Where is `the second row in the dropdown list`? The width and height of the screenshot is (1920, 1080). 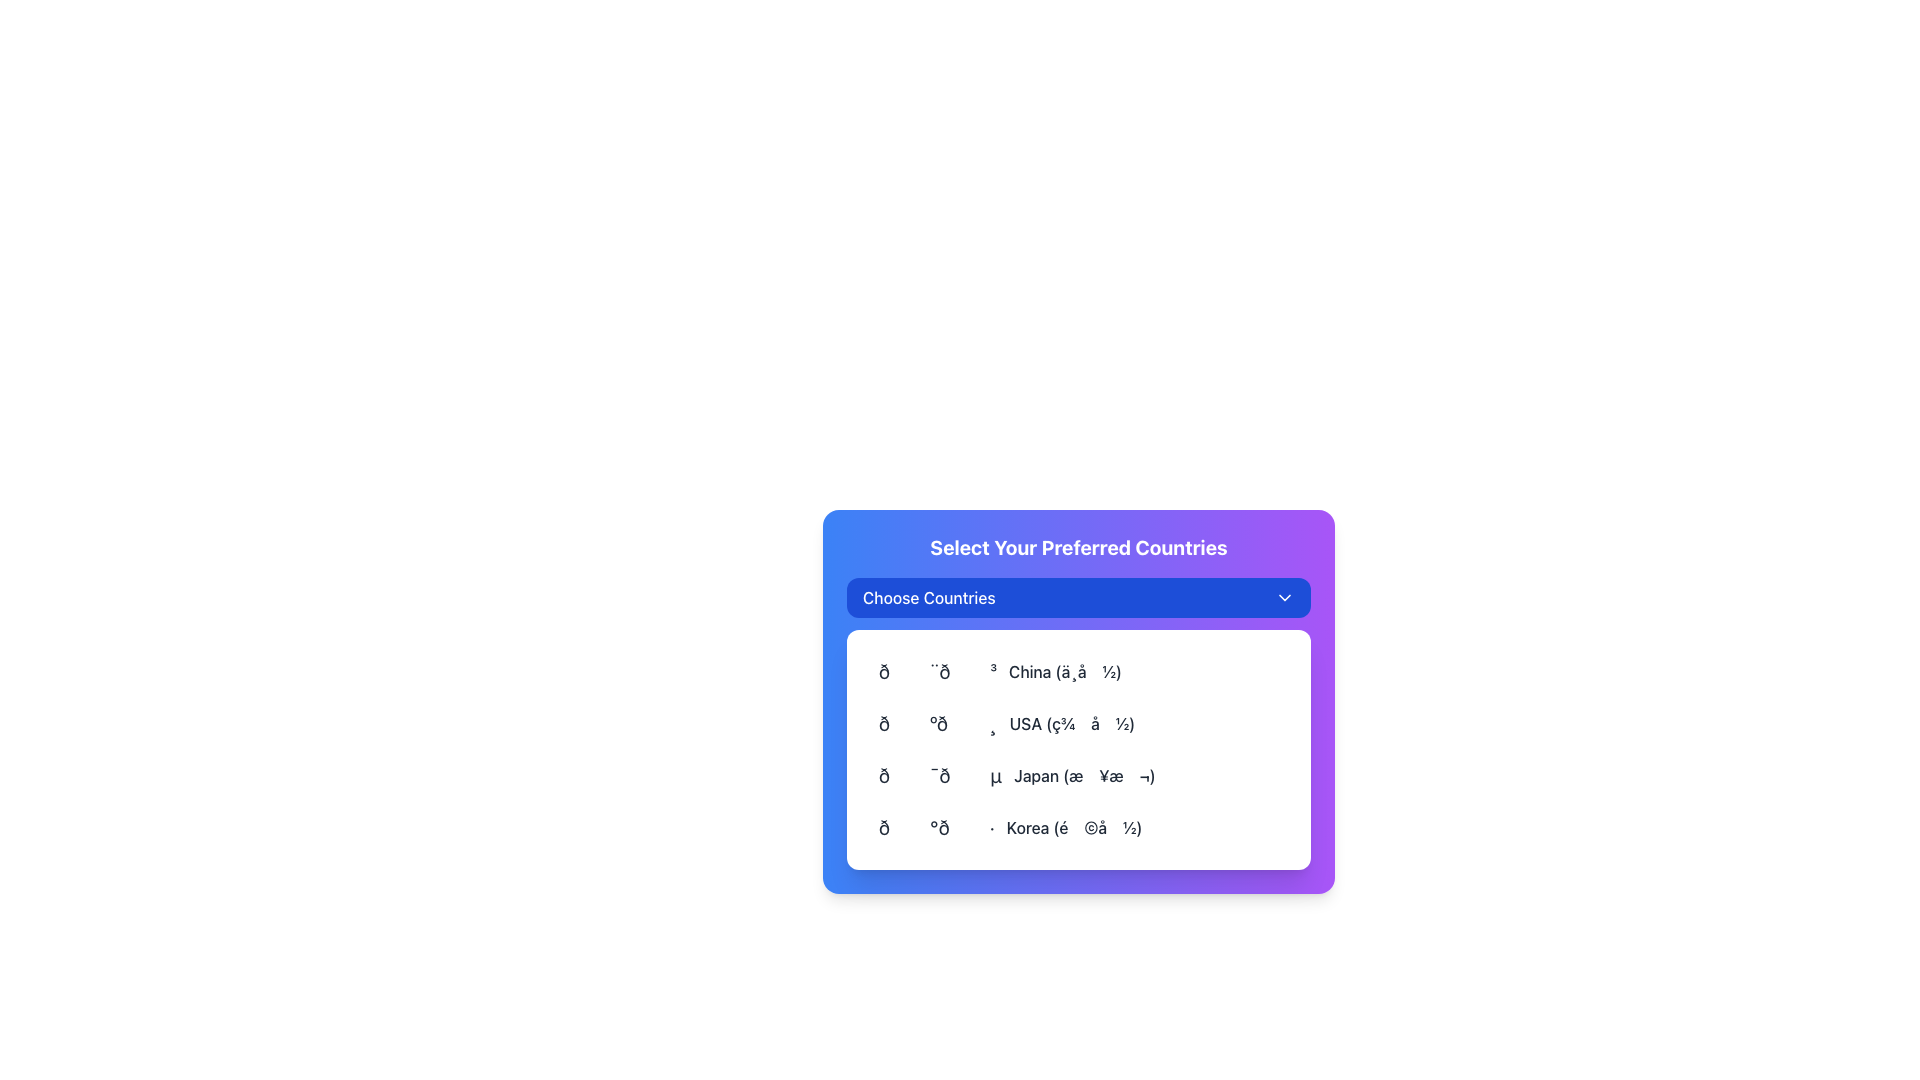 the second row in the dropdown list is located at coordinates (1078, 724).